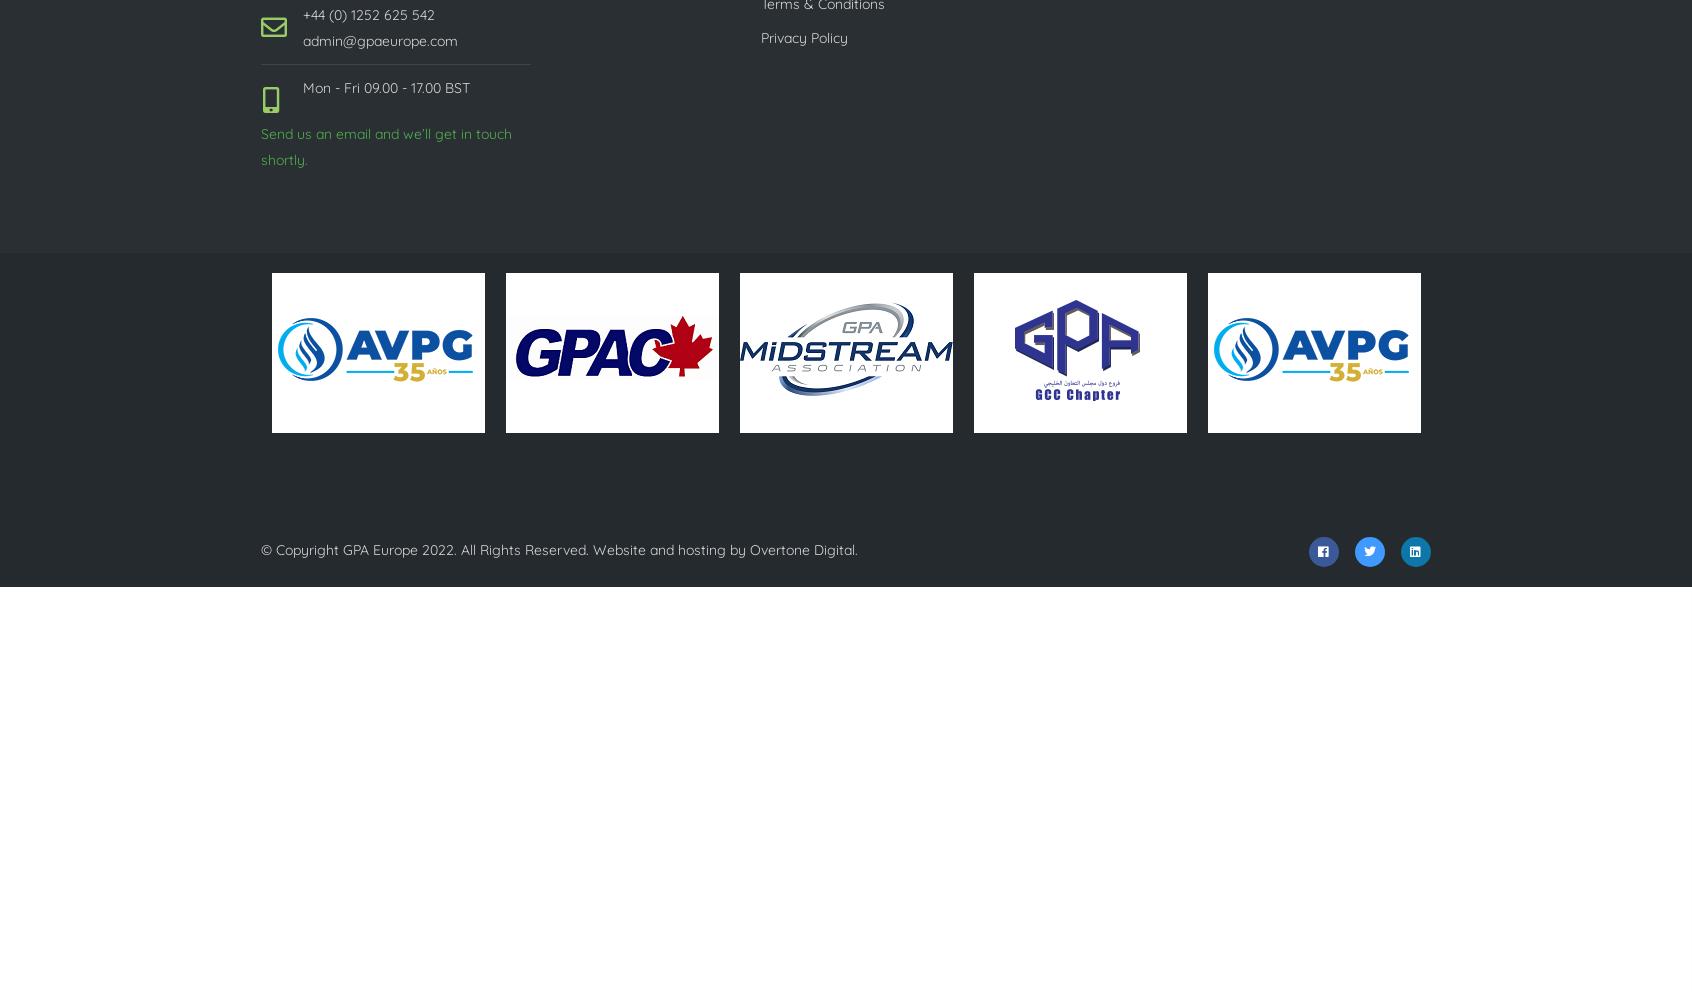 The height and width of the screenshot is (1000, 1692). Describe the element at coordinates (386, 146) in the screenshot. I see `'Send us an email and we’ll get in touch shortly.'` at that location.